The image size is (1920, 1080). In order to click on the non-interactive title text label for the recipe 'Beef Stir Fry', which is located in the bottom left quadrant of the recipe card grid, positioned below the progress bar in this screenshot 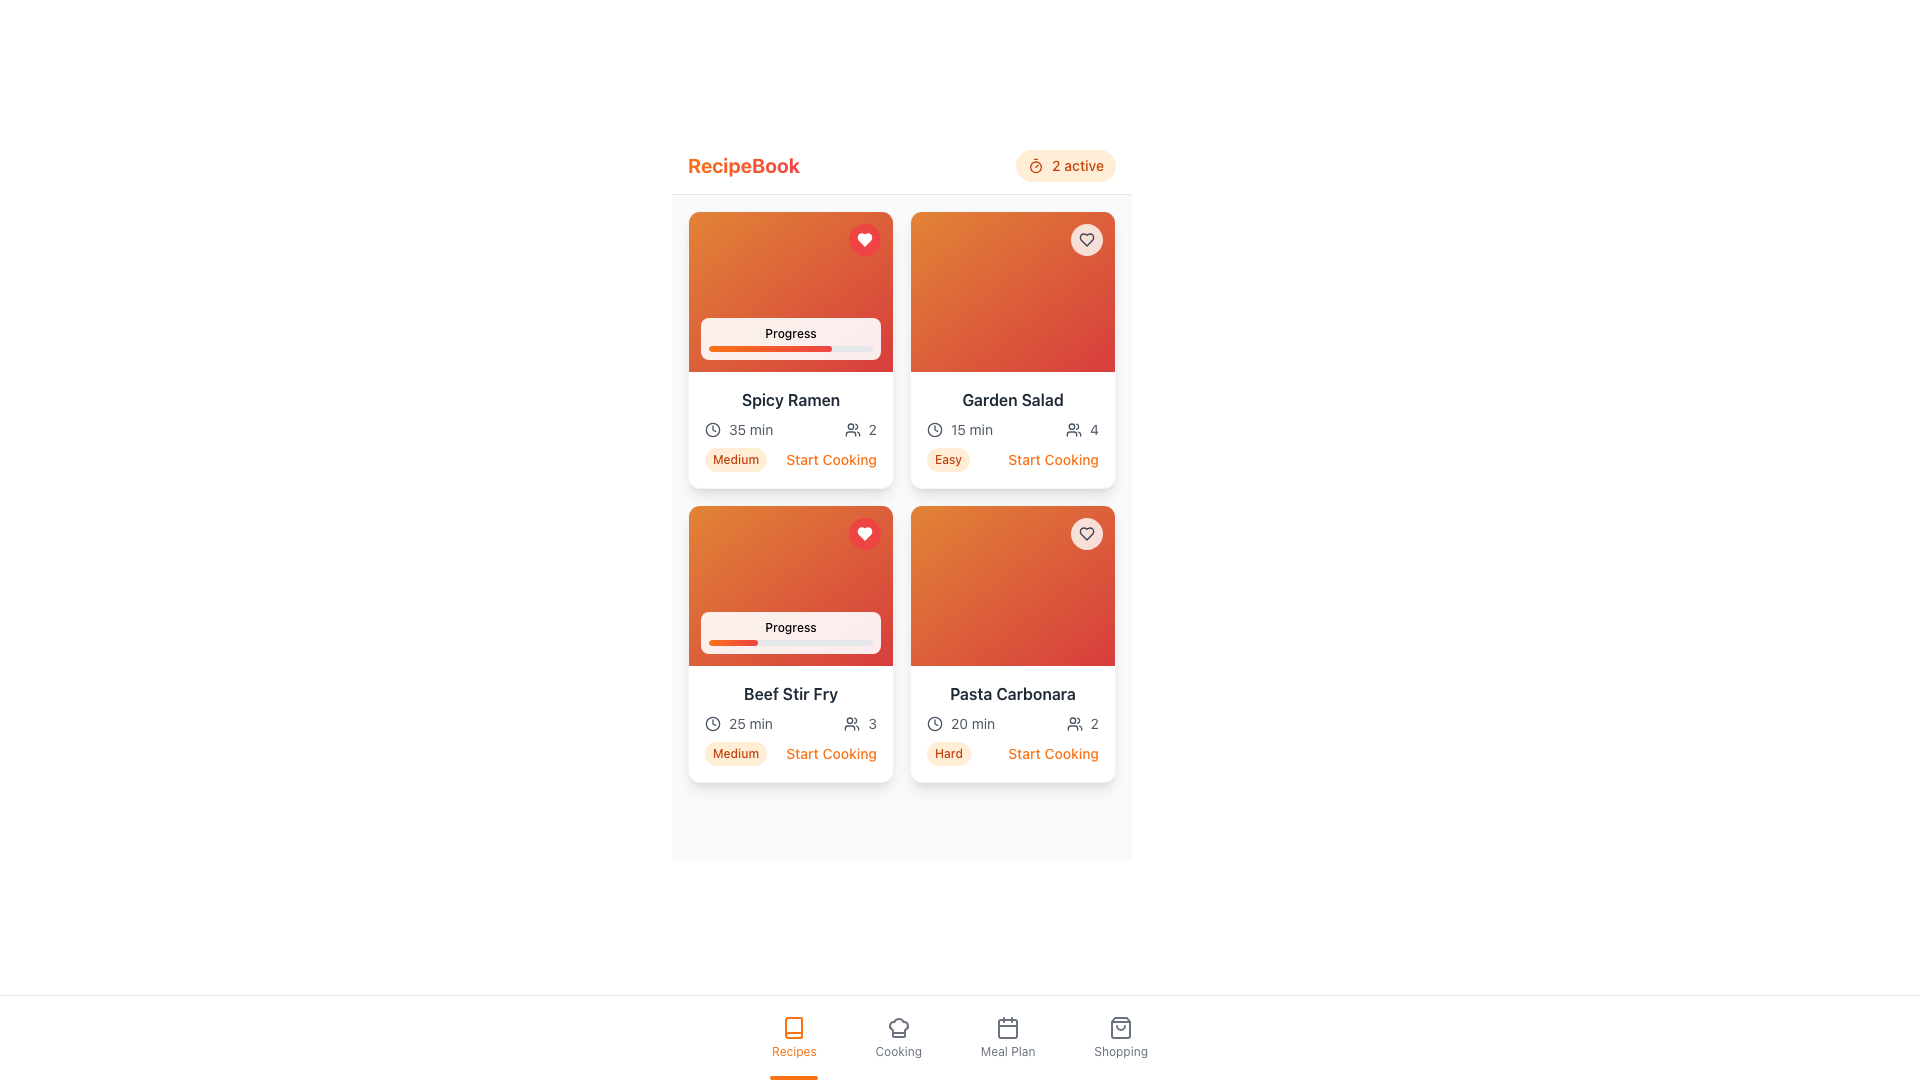, I will do `click(790, 693)`.